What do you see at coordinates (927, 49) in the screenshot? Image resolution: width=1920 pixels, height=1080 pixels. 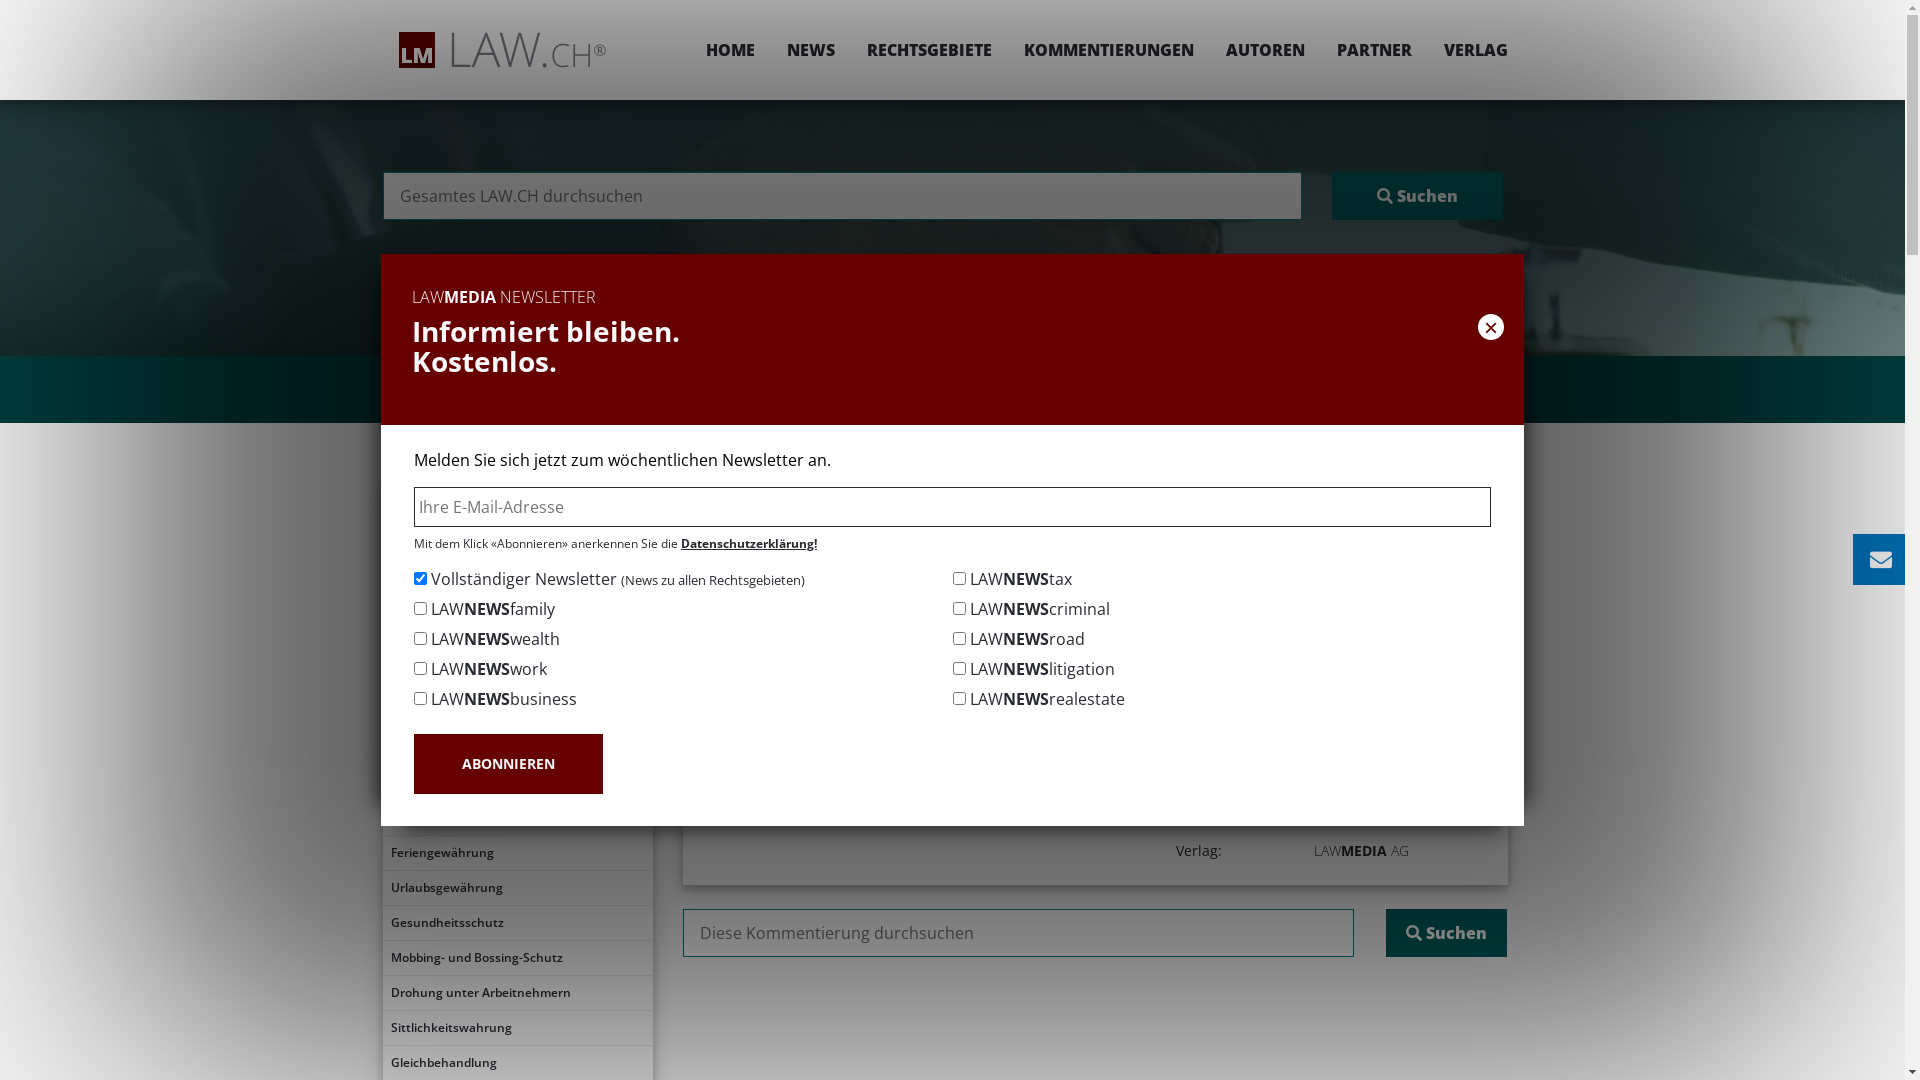 I see `'RECHTSGEBIETE'` at bounding box center [927, 49].